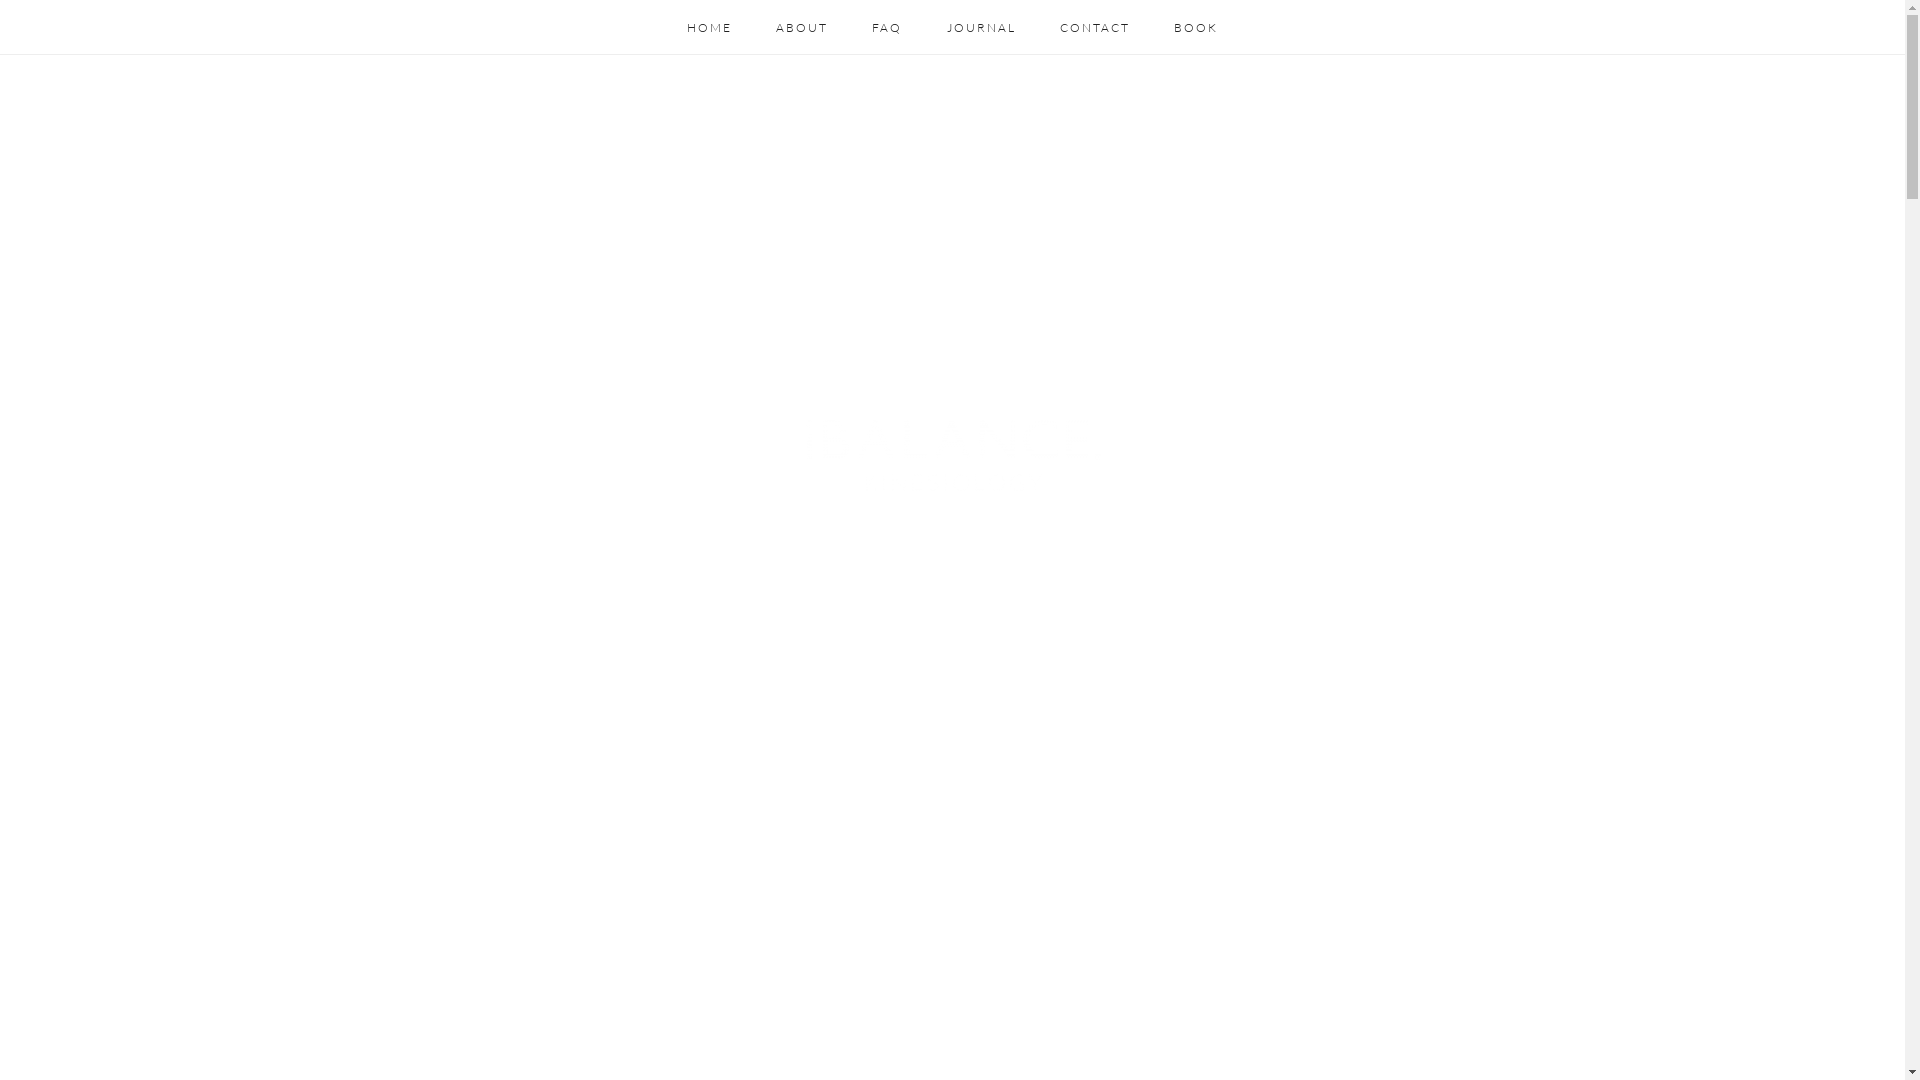  What do you see at coordinates (1195, 27) in the screenshot?
I see `'BOOK'` at bounding box center [1195, 27].